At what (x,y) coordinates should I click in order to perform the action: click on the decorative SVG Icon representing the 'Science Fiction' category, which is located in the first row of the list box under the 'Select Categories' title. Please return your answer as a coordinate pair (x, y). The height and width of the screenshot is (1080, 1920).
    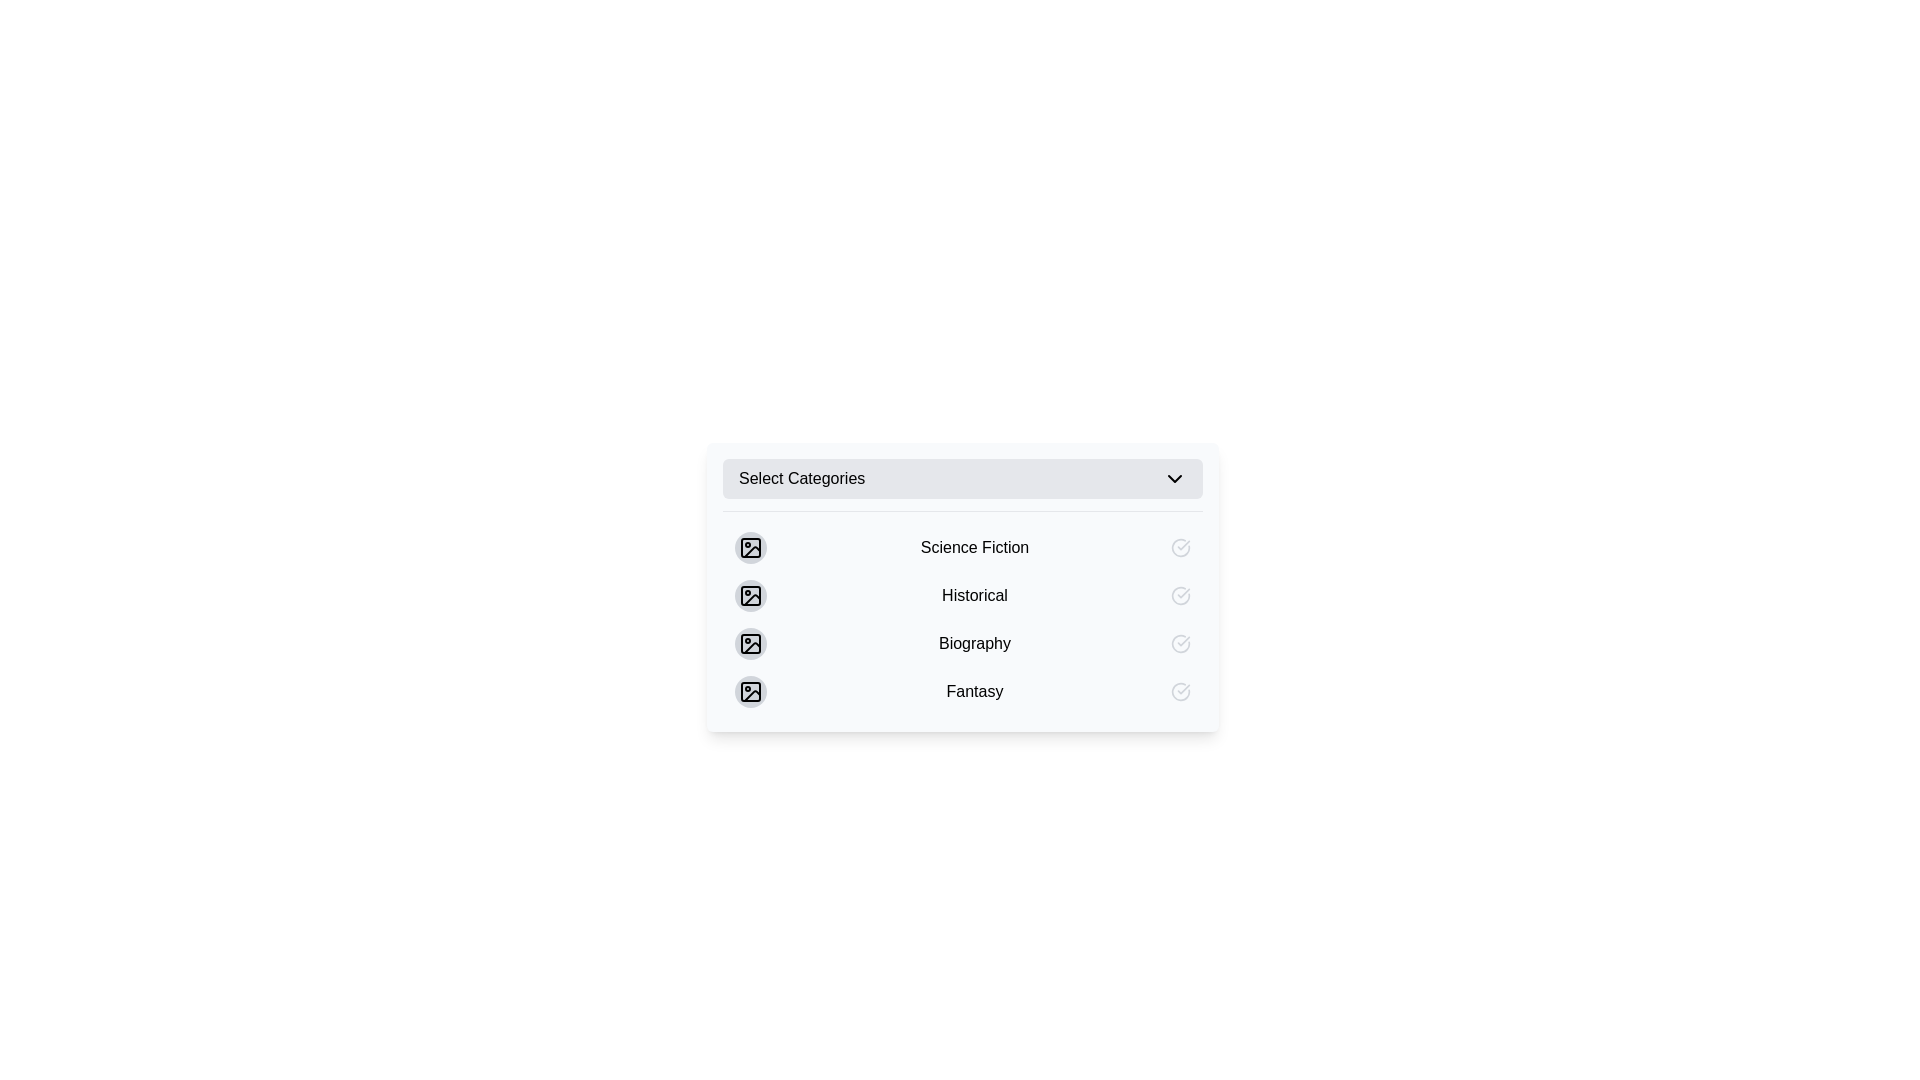
    Looking at the image, I should click on (749, 547).